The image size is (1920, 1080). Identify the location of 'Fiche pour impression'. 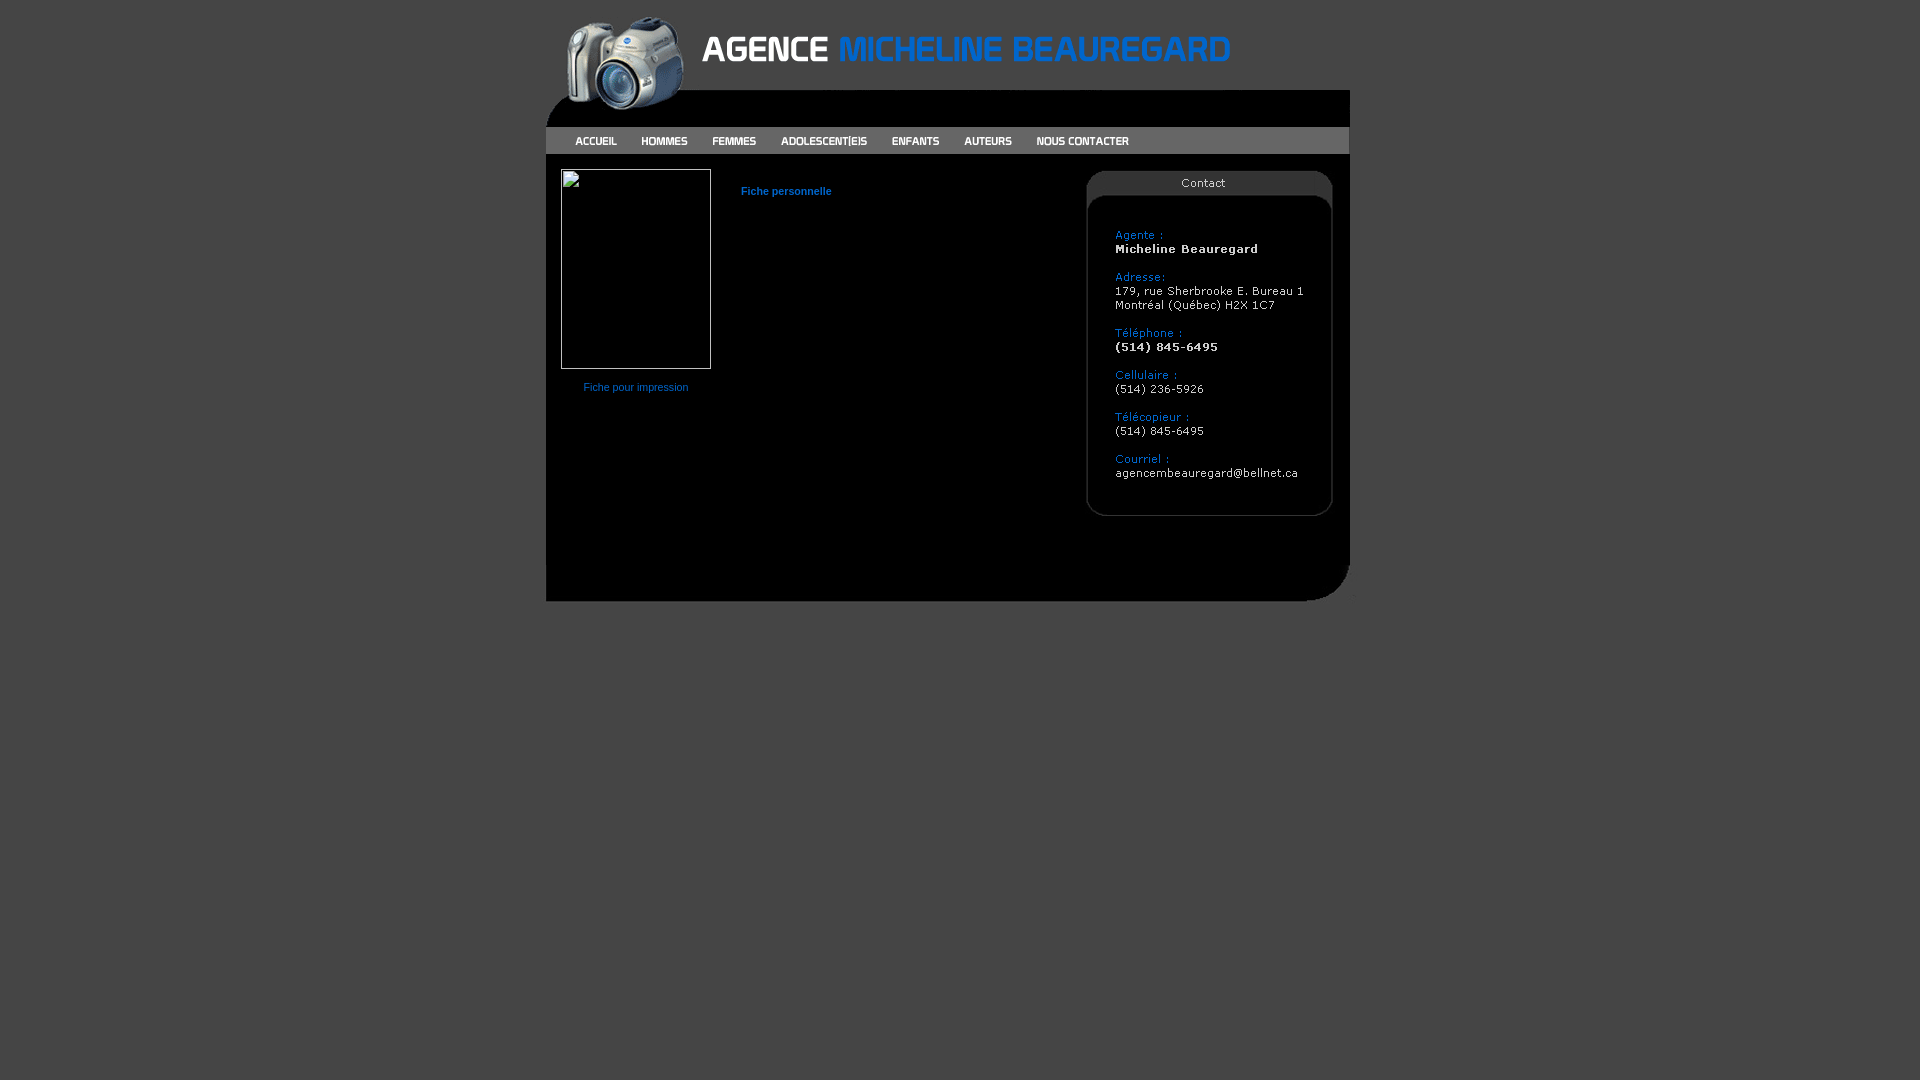
(635, 386).